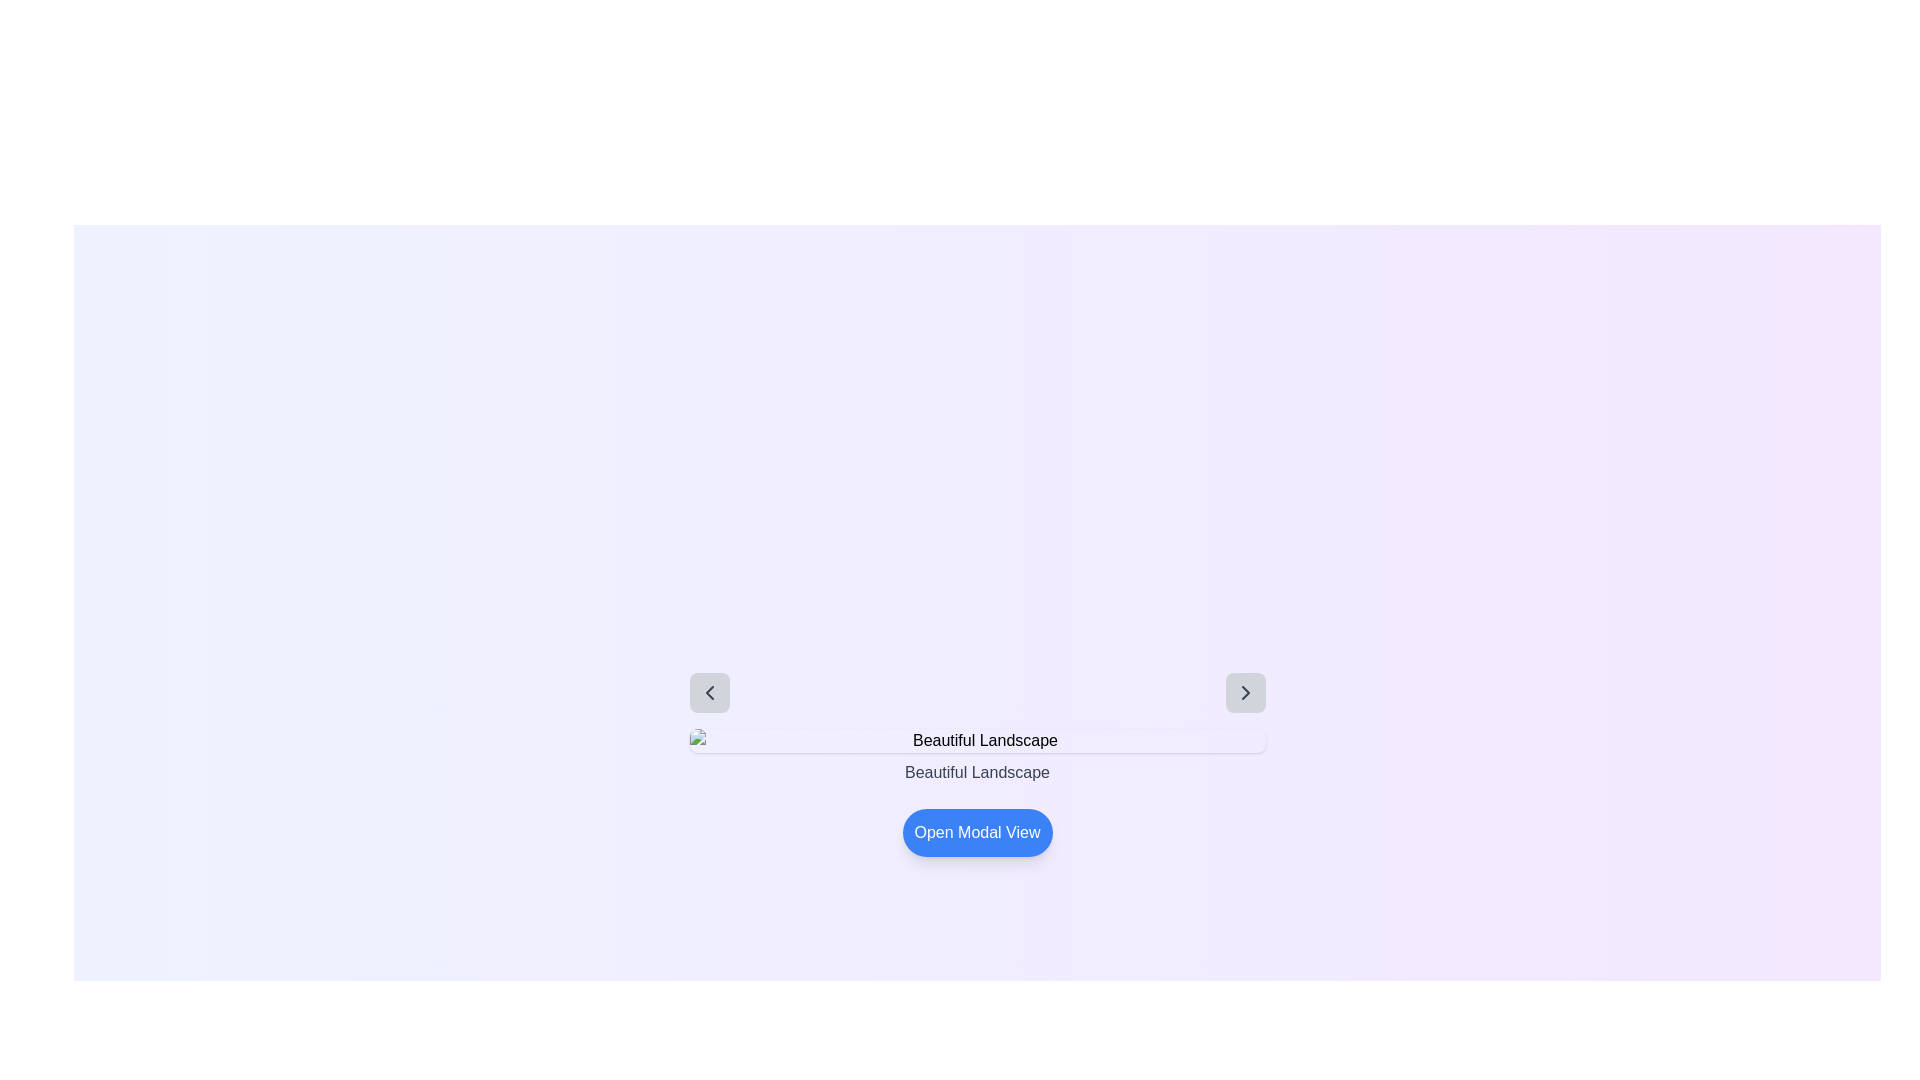 Image resolution: width=1920 pixels, height=1080 pixels. I want to click on the rounded rectangular blue button labeled 'Open Modal View' to observe the hover effect, so click(977, 833).